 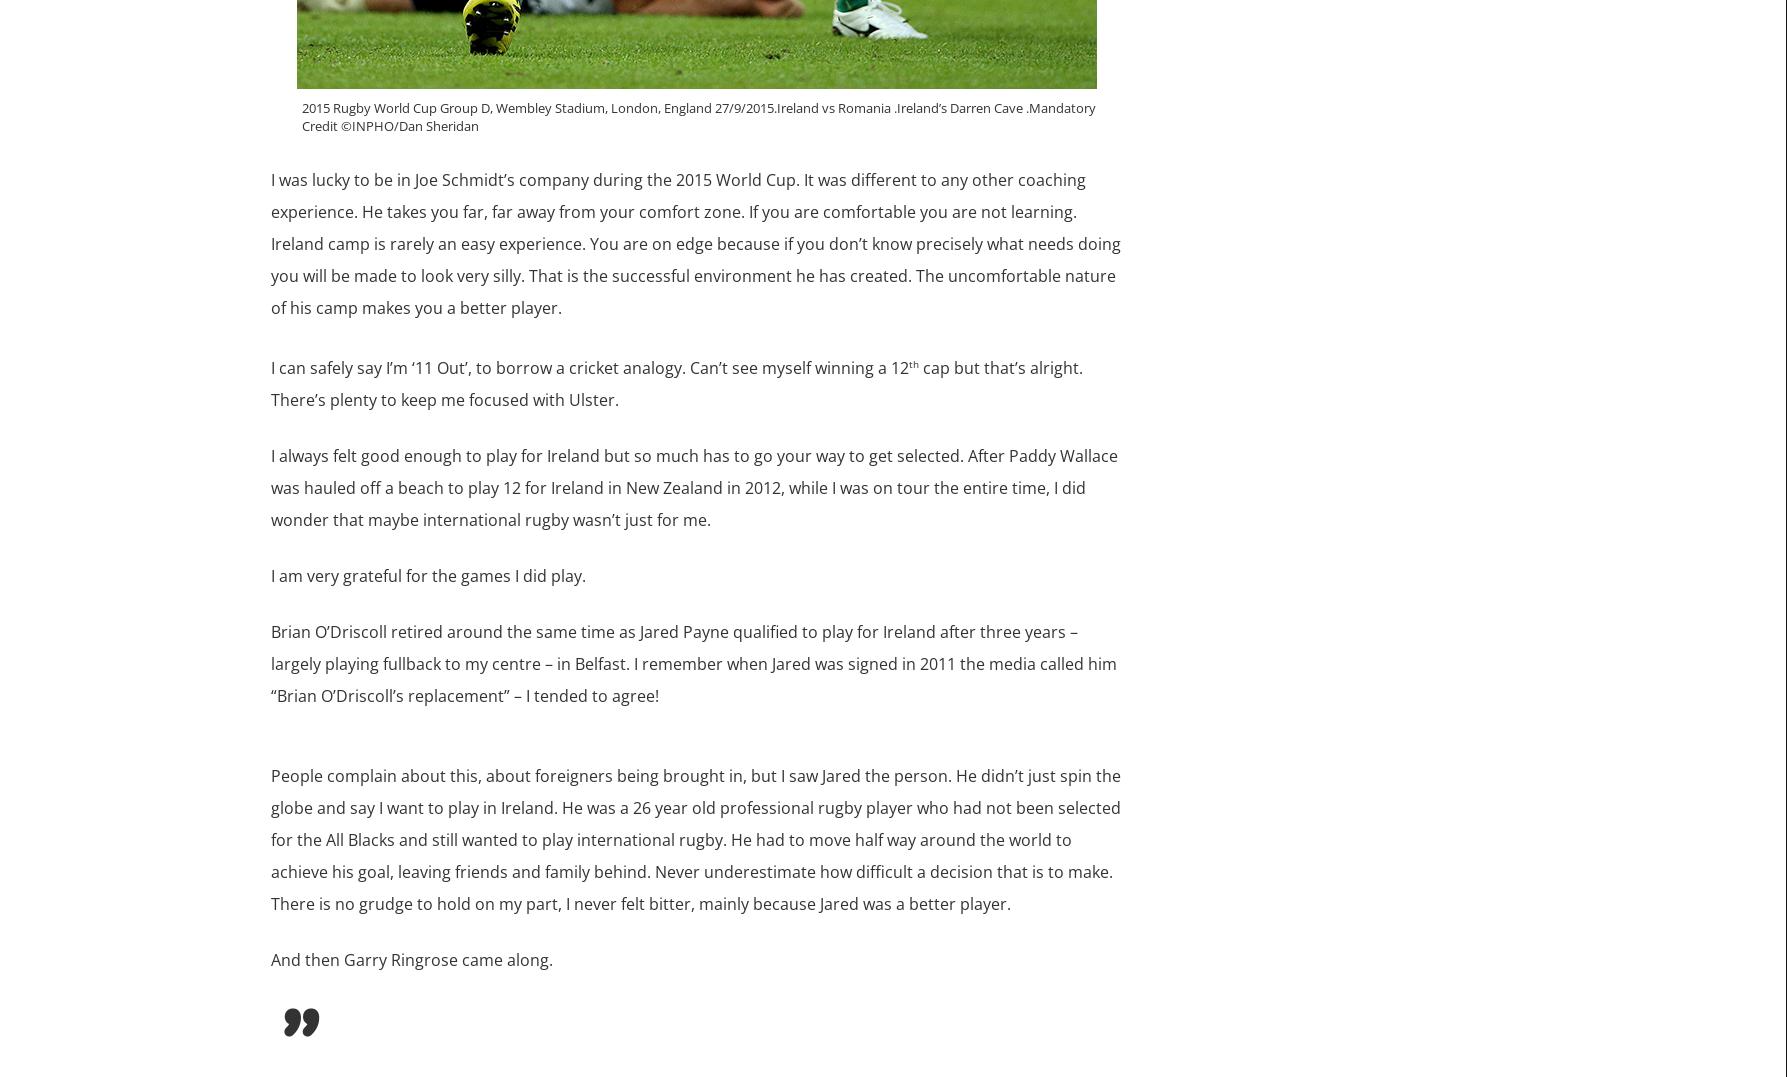 What do you see at coordinates (691, 662) in the screenshot?
I see `'Brian O’Driscoll retired around the same time as Jared Payne qualified to play for Ireland after three years – largely playing fullback to my centre – in Belfast. I remember when Jared was signed in 2011 the media called him “Brian O’Driscoll’s replacement” – I tended to agree!'` at bounding box center [691, 662].